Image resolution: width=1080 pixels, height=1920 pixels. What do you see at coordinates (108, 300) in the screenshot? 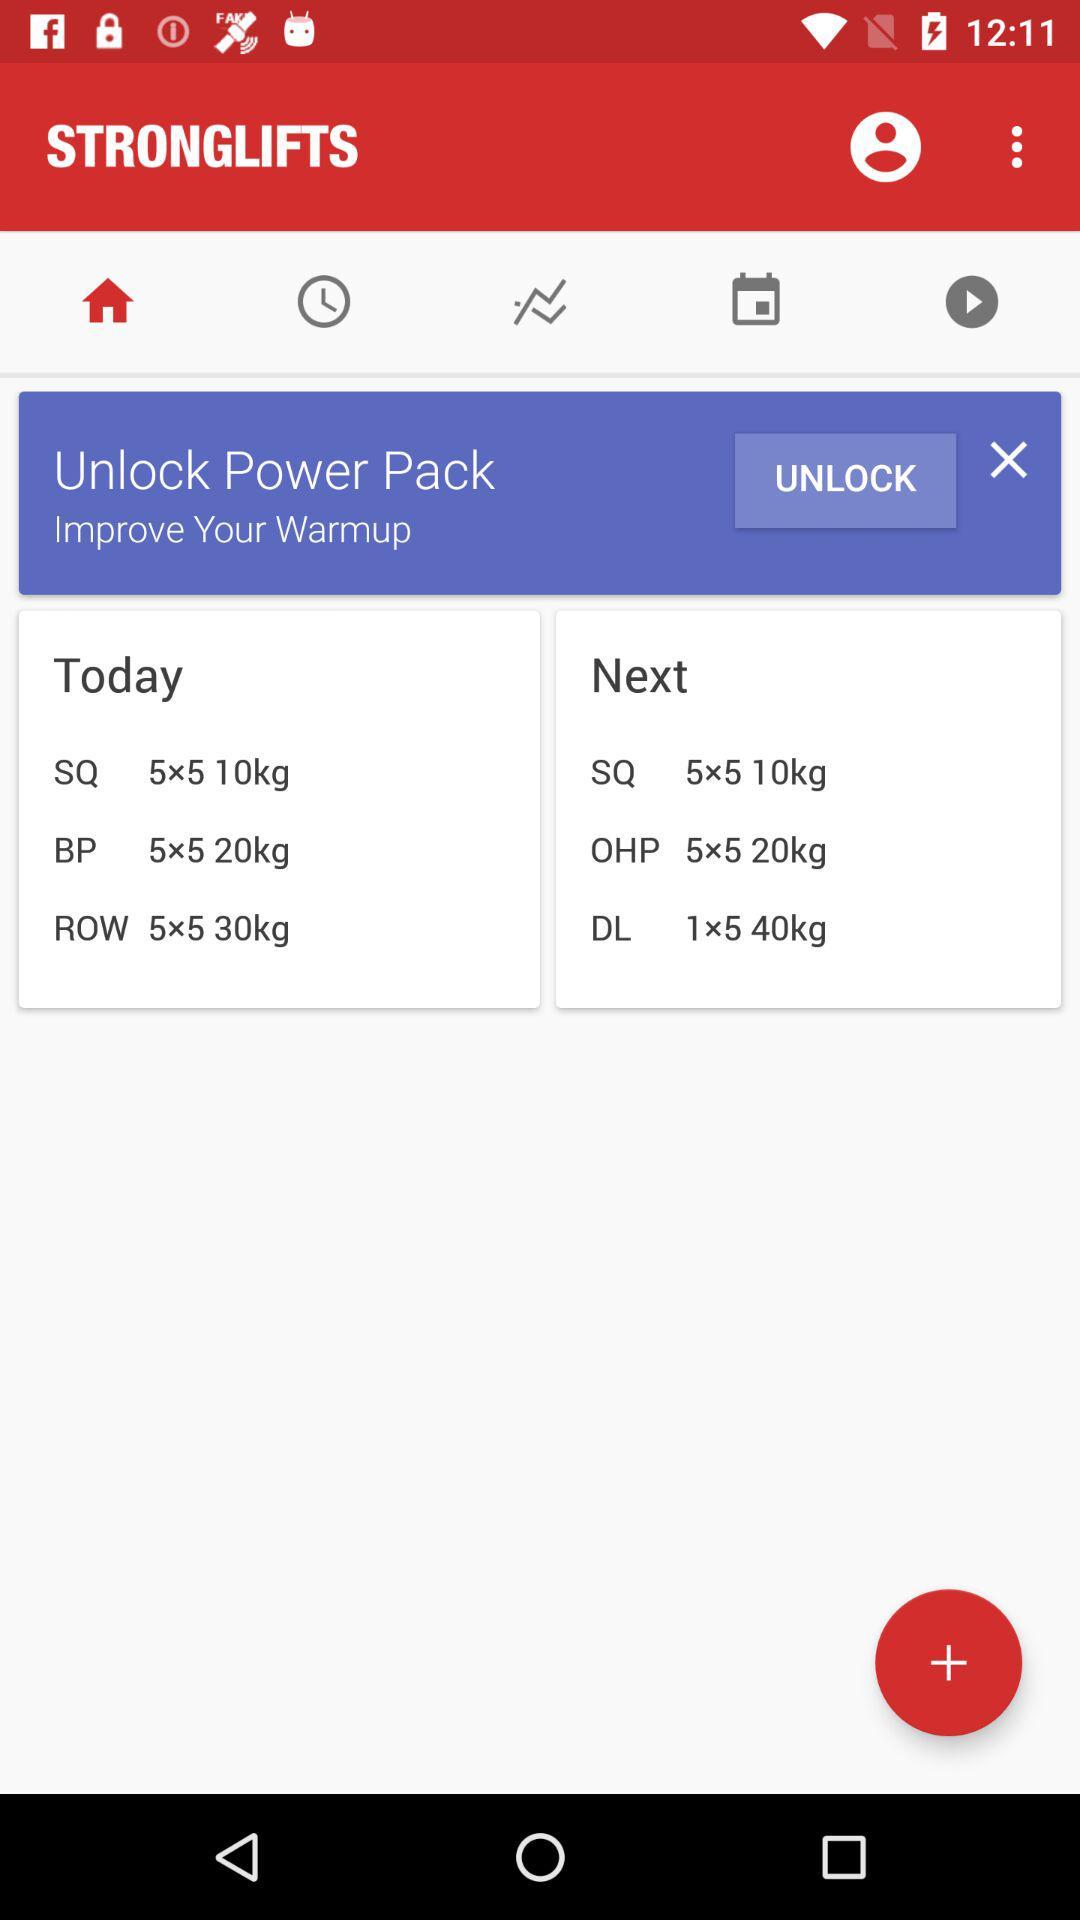
I see `goes to app 's home screen` at bounding box center [108, 300].